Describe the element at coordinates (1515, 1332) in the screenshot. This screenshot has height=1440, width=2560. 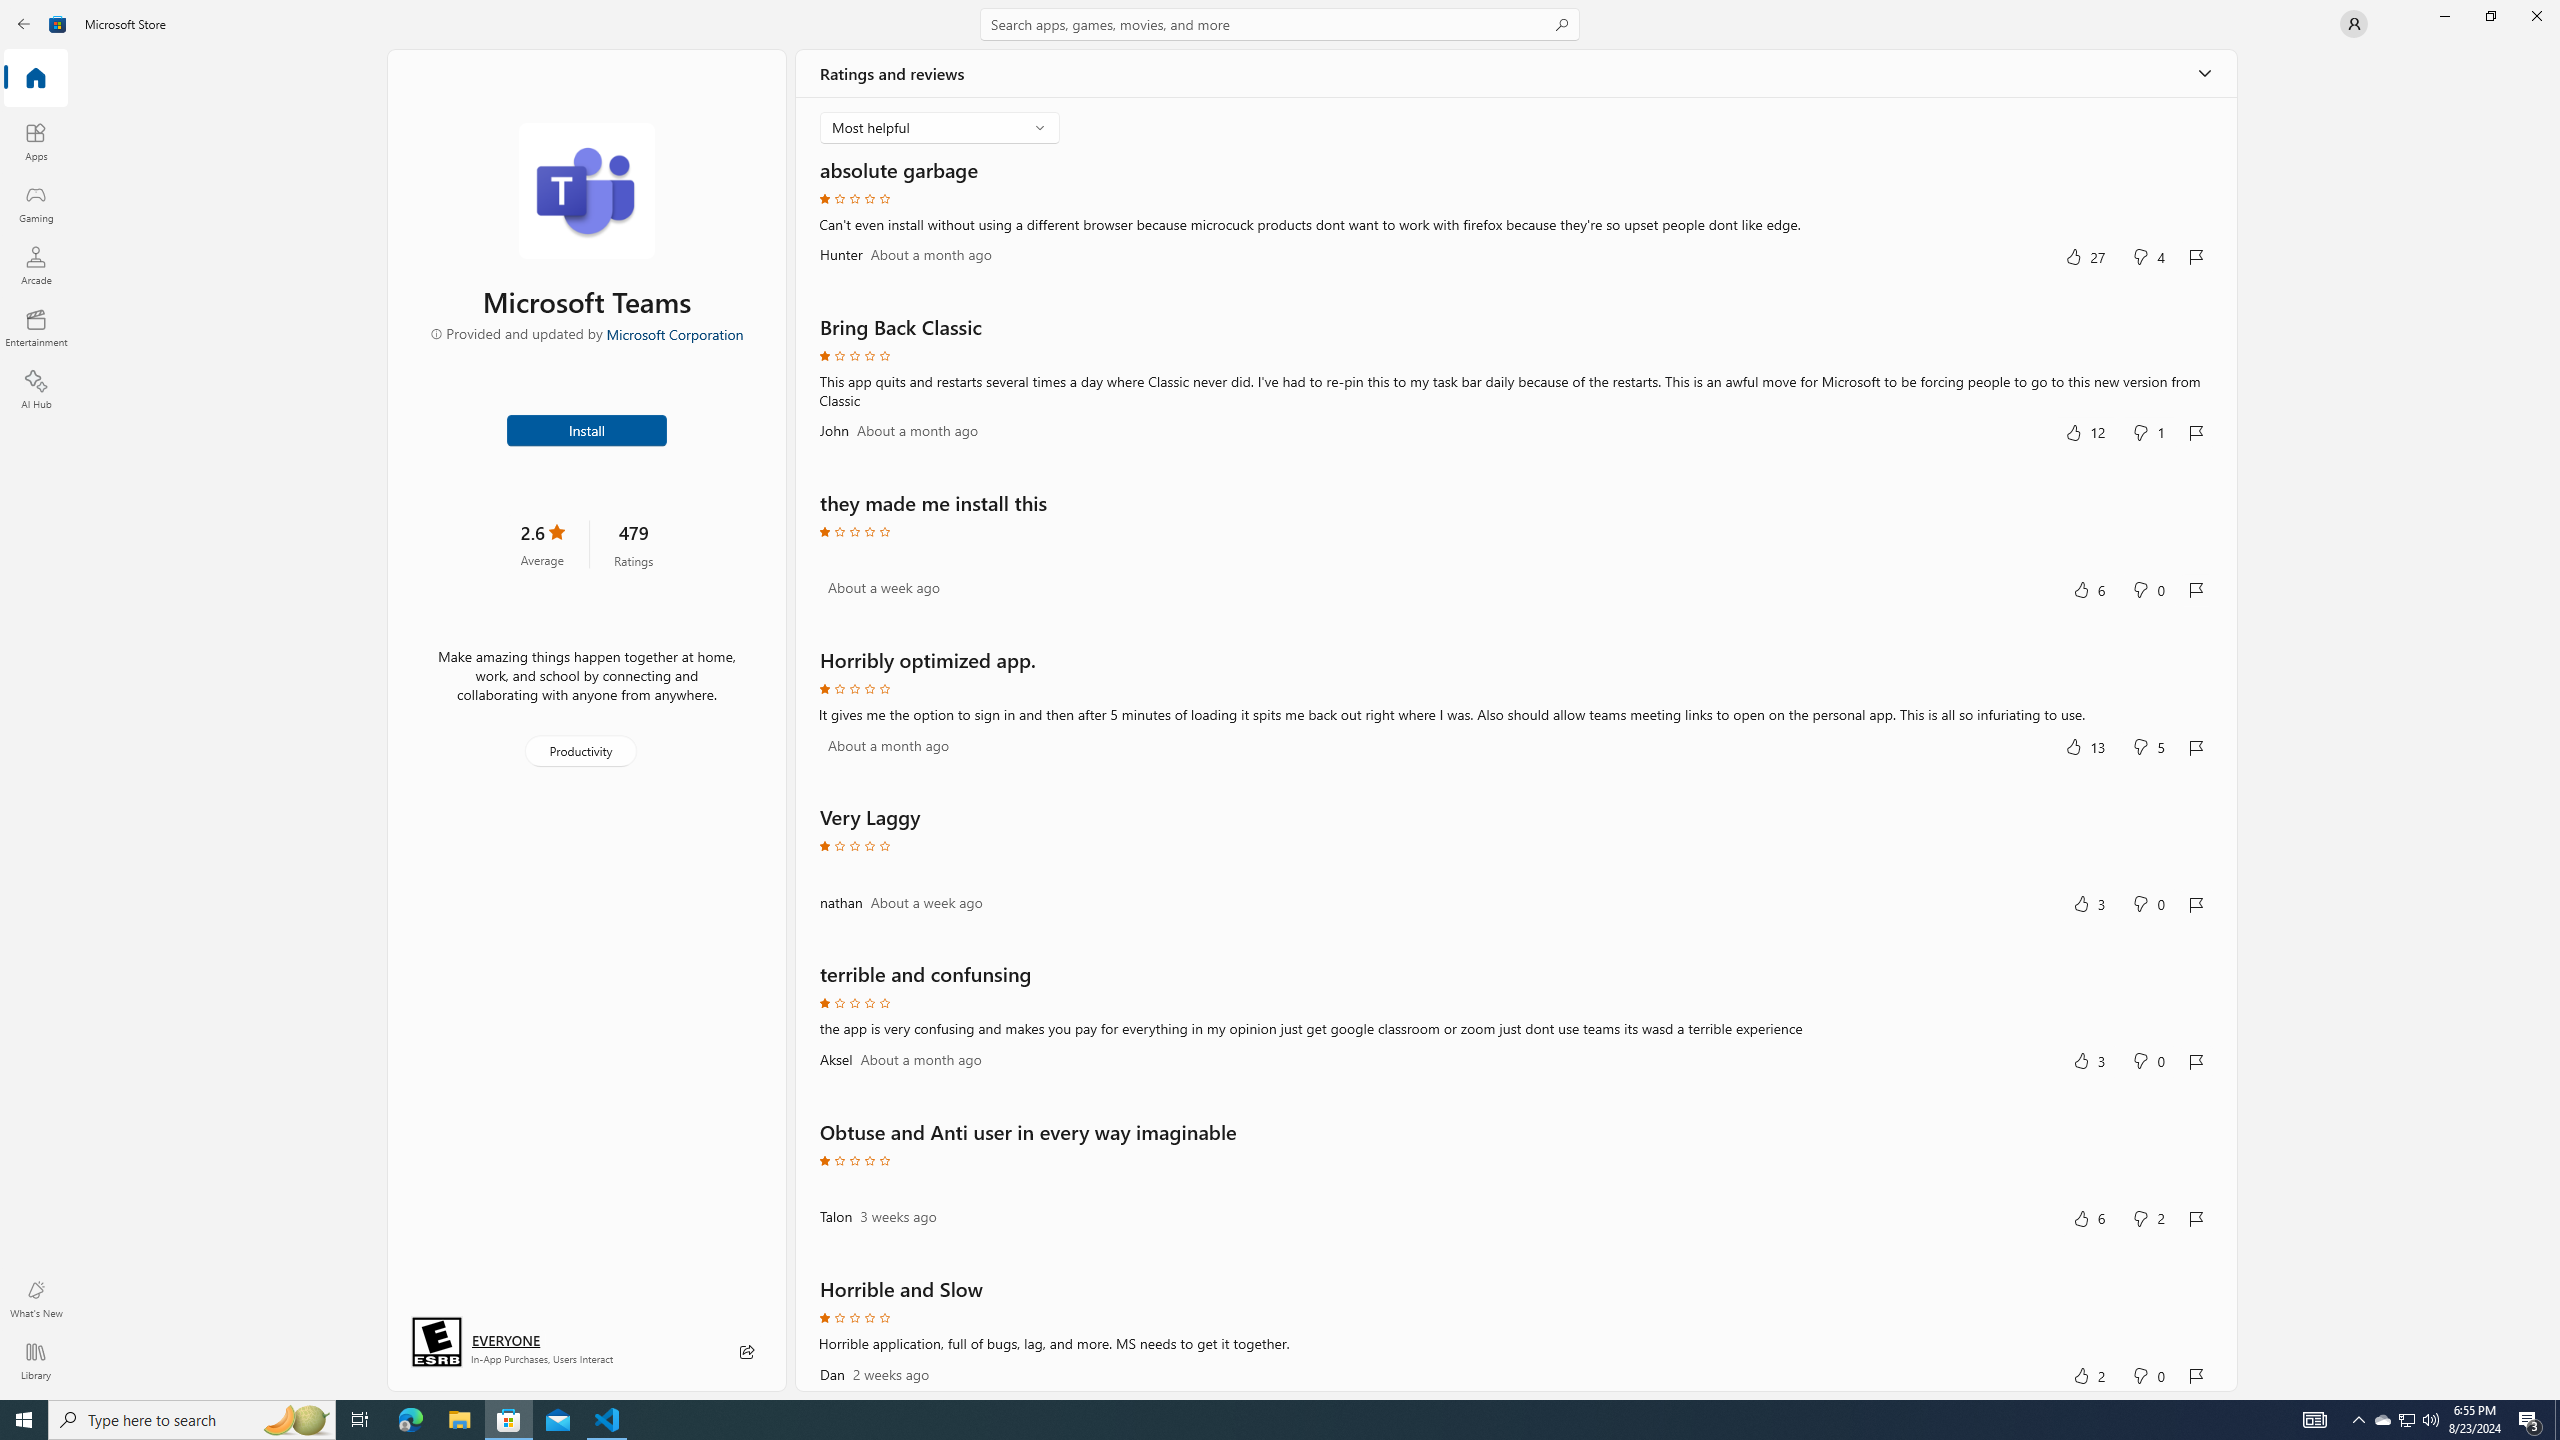
I see `'Review by Dan. Rated 1 out of five stars. Horrible and Slow.'` at that location.